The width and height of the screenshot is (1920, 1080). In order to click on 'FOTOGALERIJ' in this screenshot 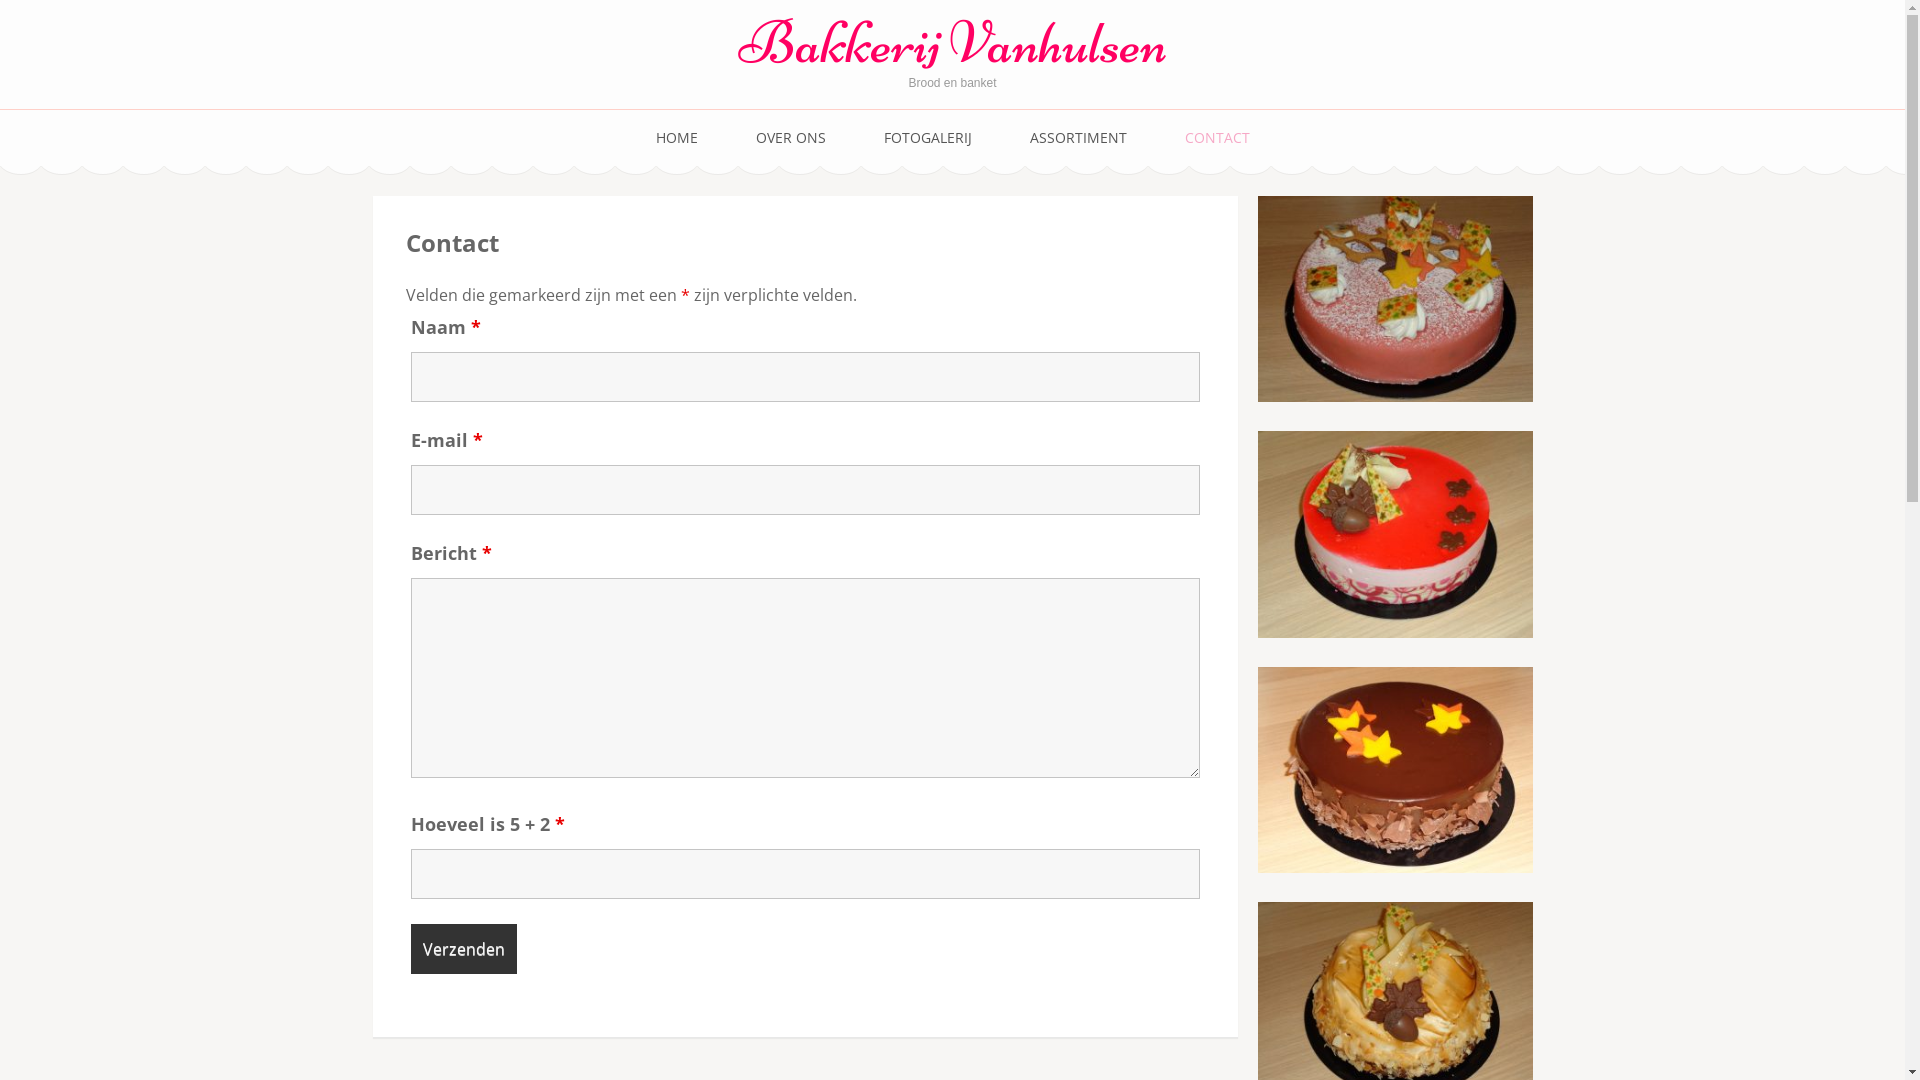, I will do `click(926, 137)`.